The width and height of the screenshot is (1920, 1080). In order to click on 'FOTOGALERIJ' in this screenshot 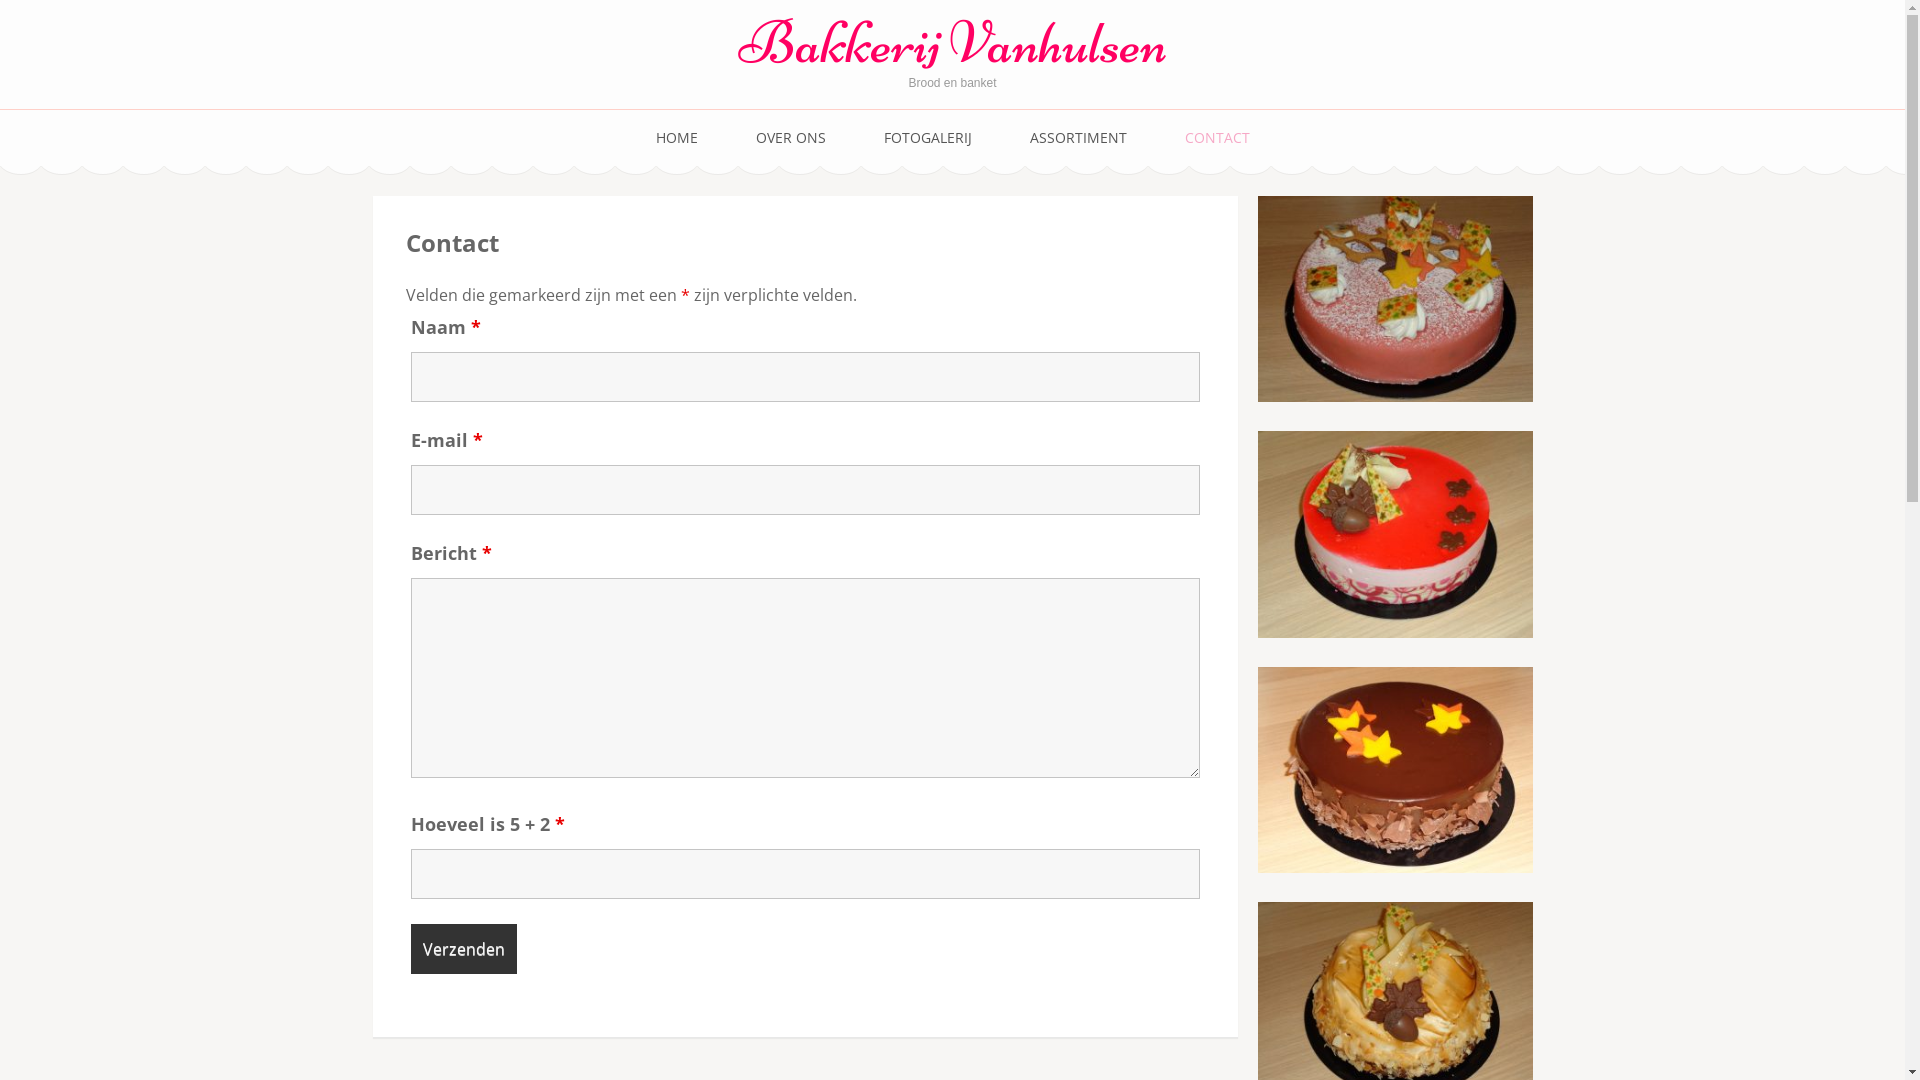, I will do `click(926, 137)`.